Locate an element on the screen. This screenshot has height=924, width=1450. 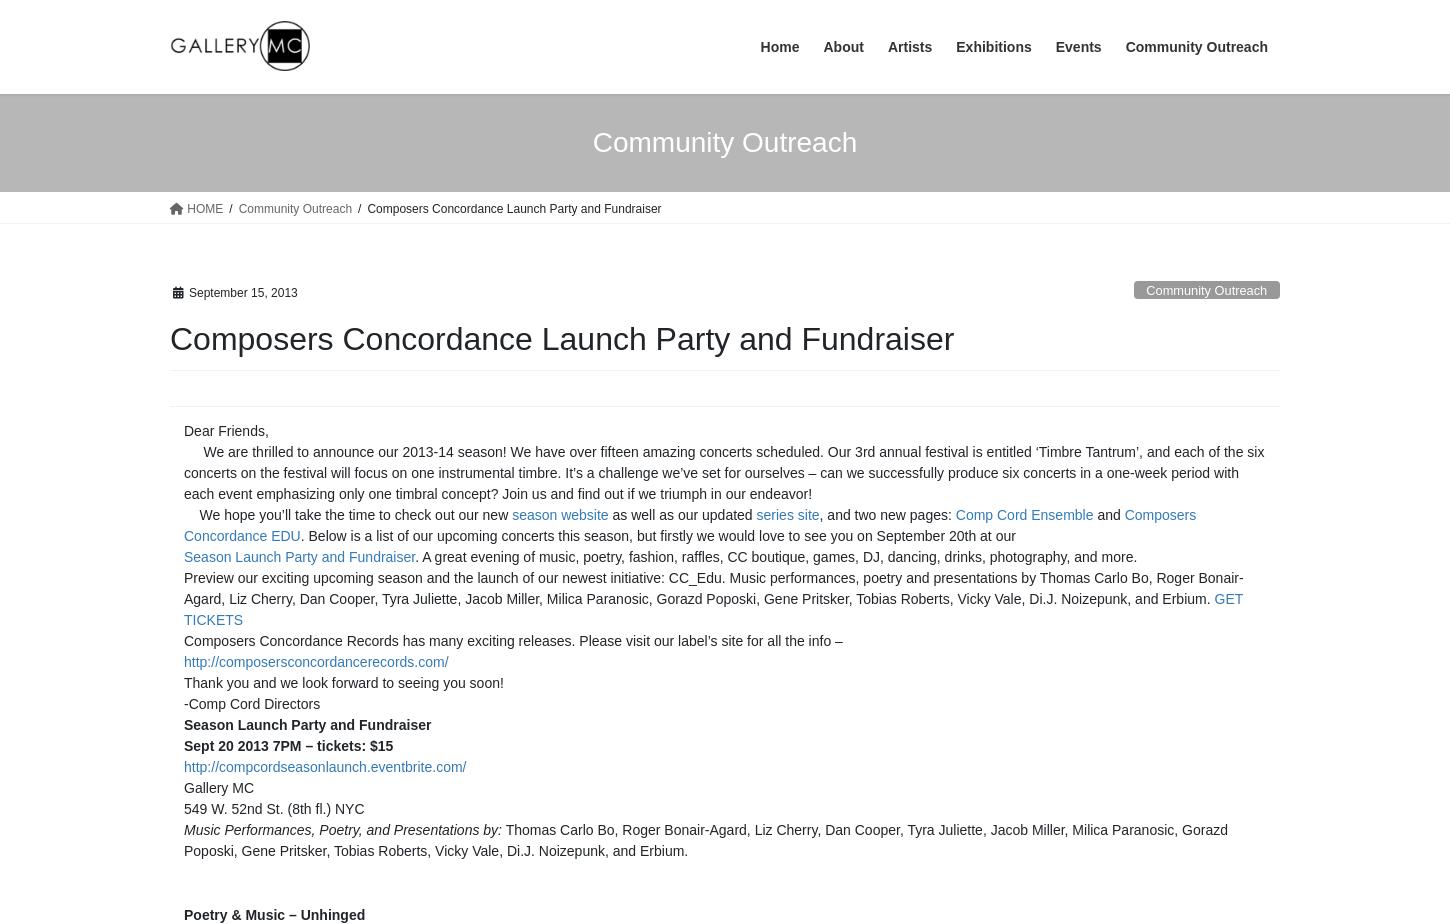
'Artists' is located at coordinates (908, 47).